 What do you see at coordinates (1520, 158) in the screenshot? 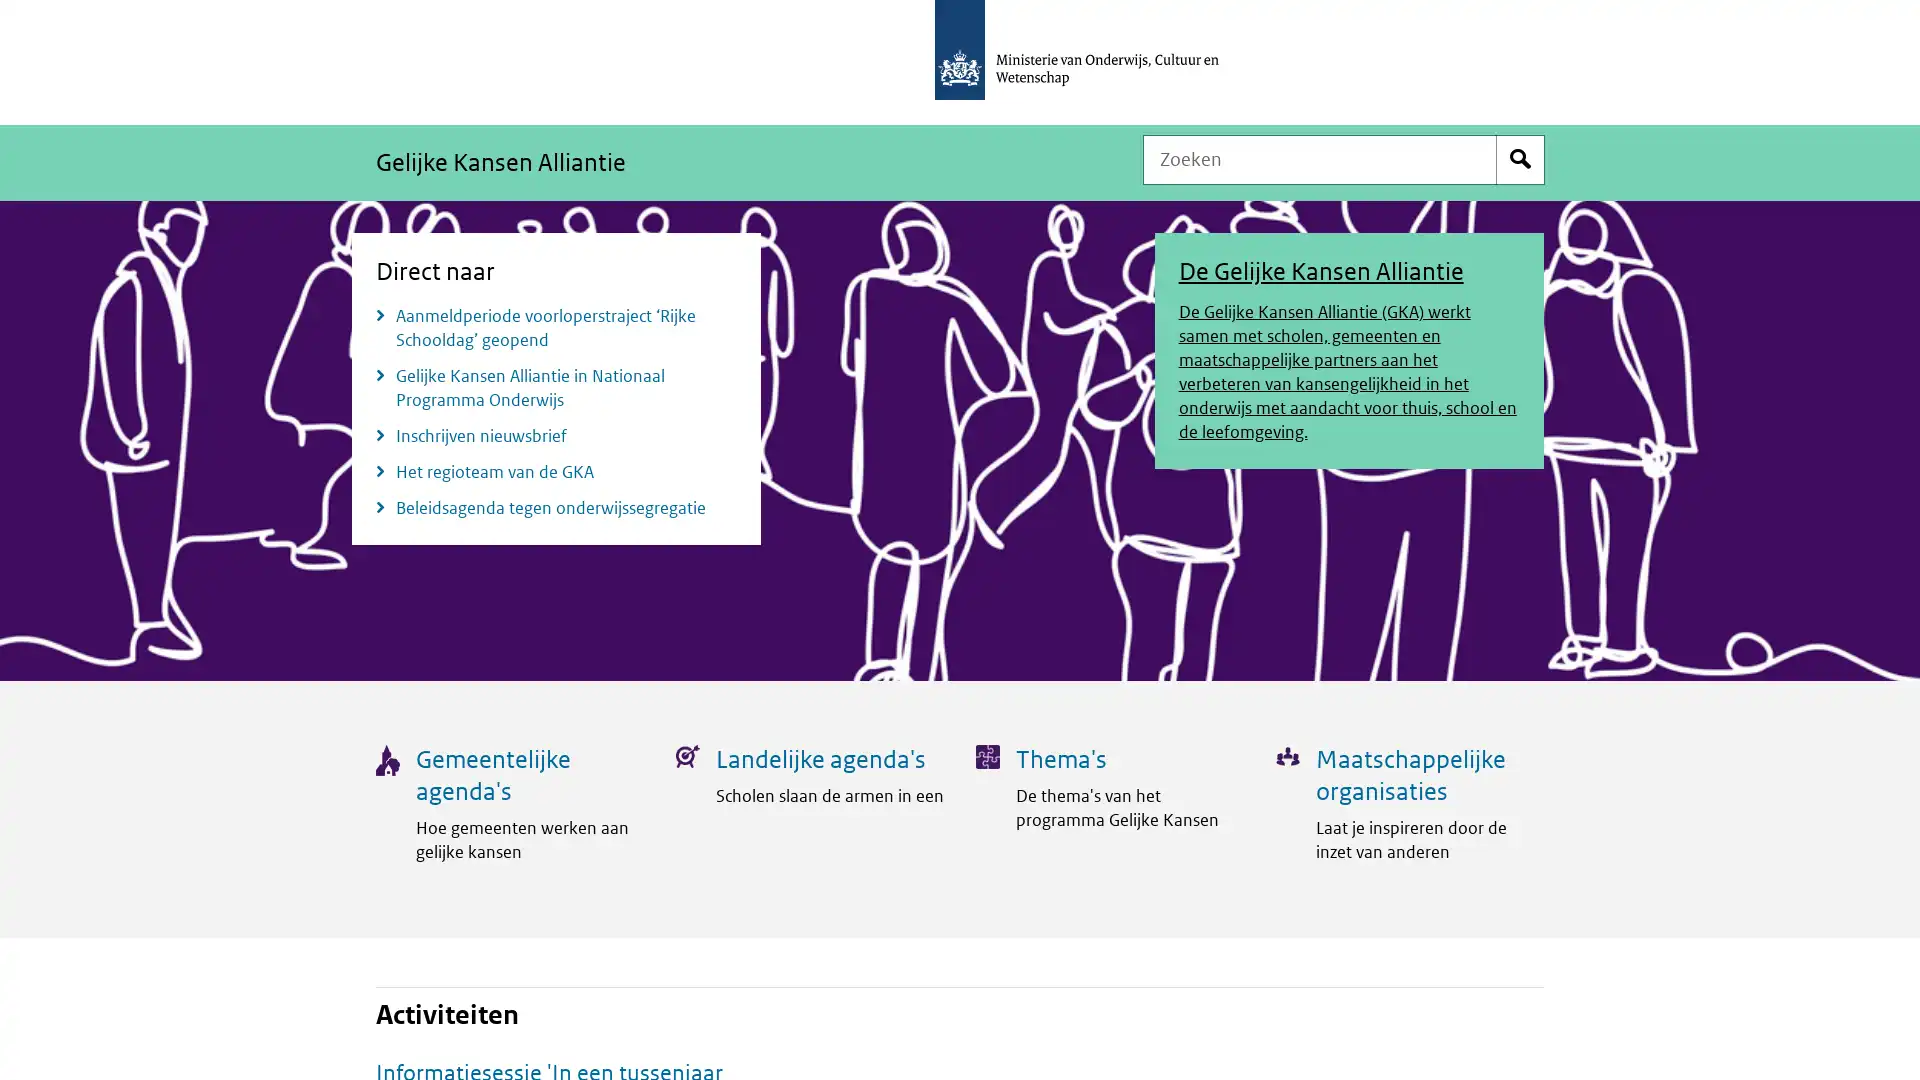
I see `Start zoeken` at bounding box center [1520, 158].